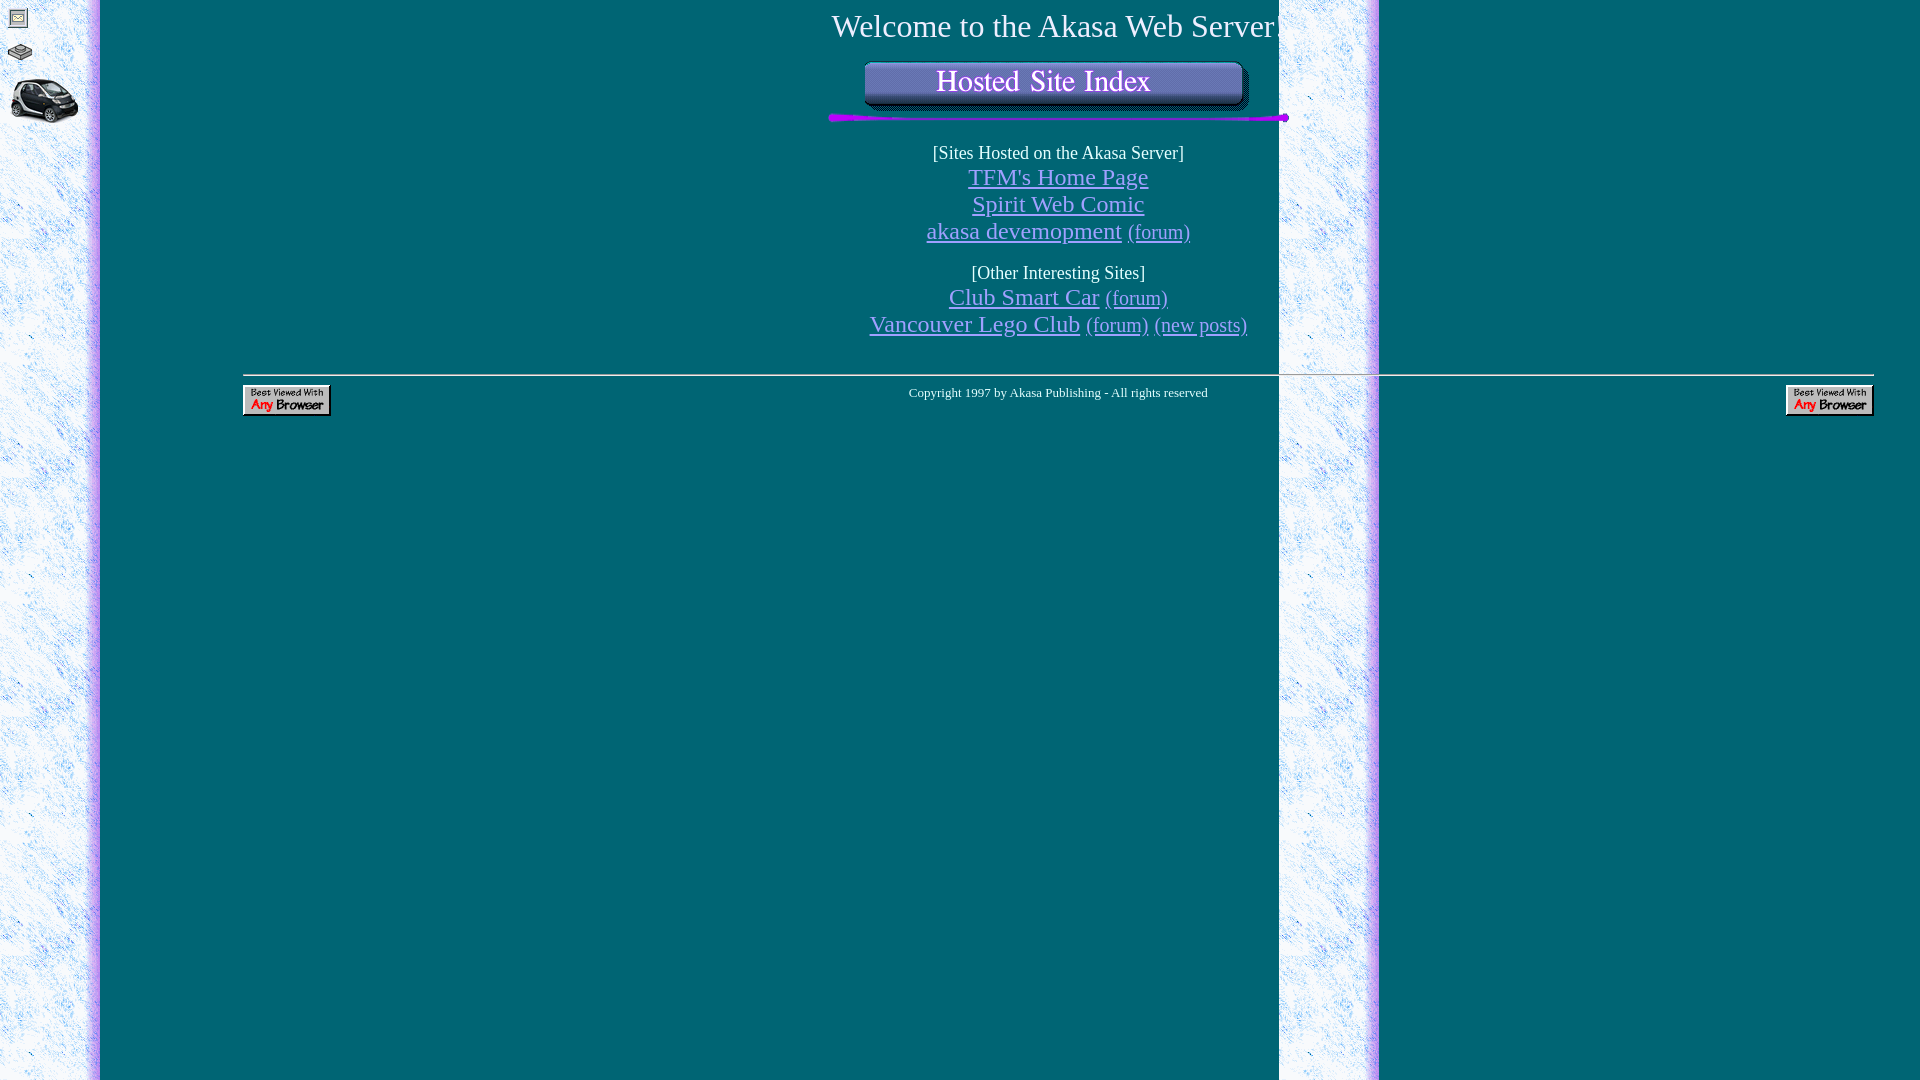 This screenshot has width=1920, height=1080. What do you see at coordinates (1084, 323) in the screenshot?
I see `'(forum)'` at bounding box center [1084, 323].